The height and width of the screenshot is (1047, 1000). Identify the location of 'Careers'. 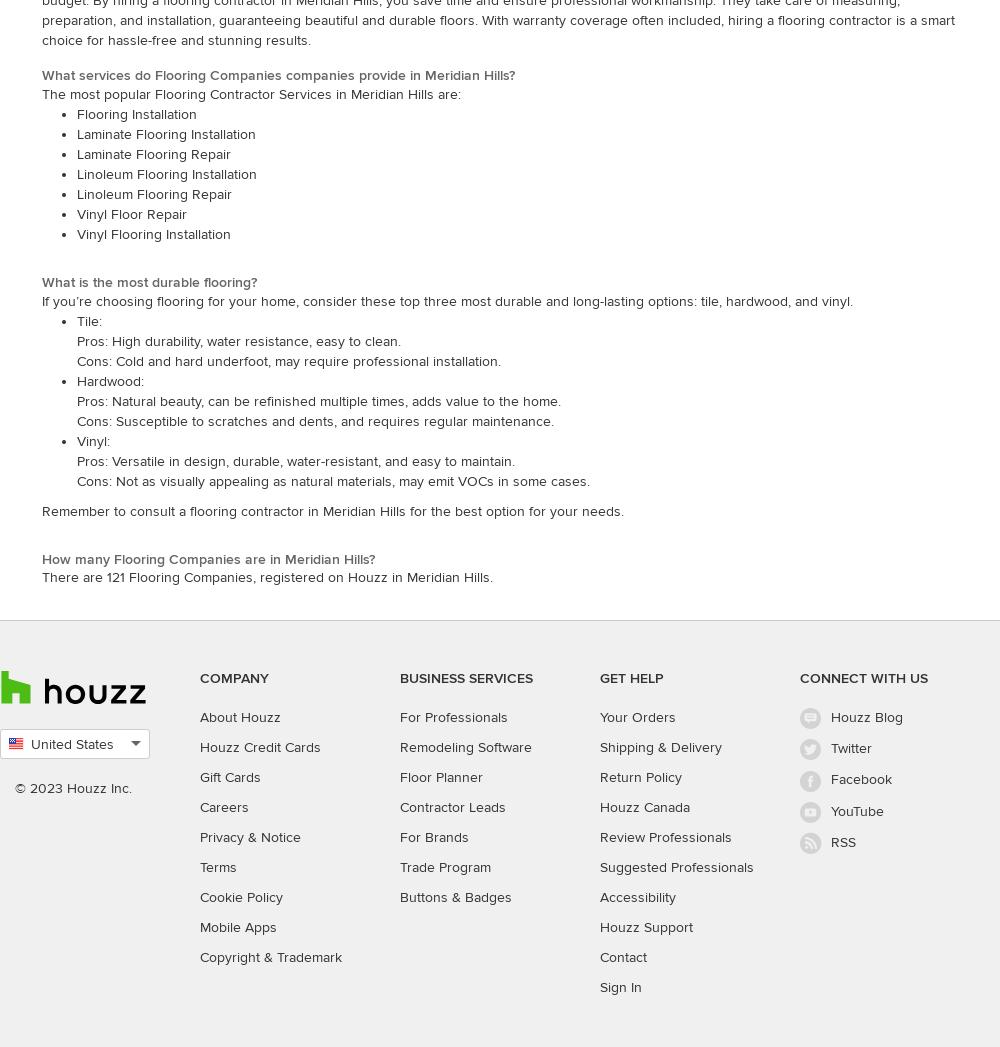
(223, 806).